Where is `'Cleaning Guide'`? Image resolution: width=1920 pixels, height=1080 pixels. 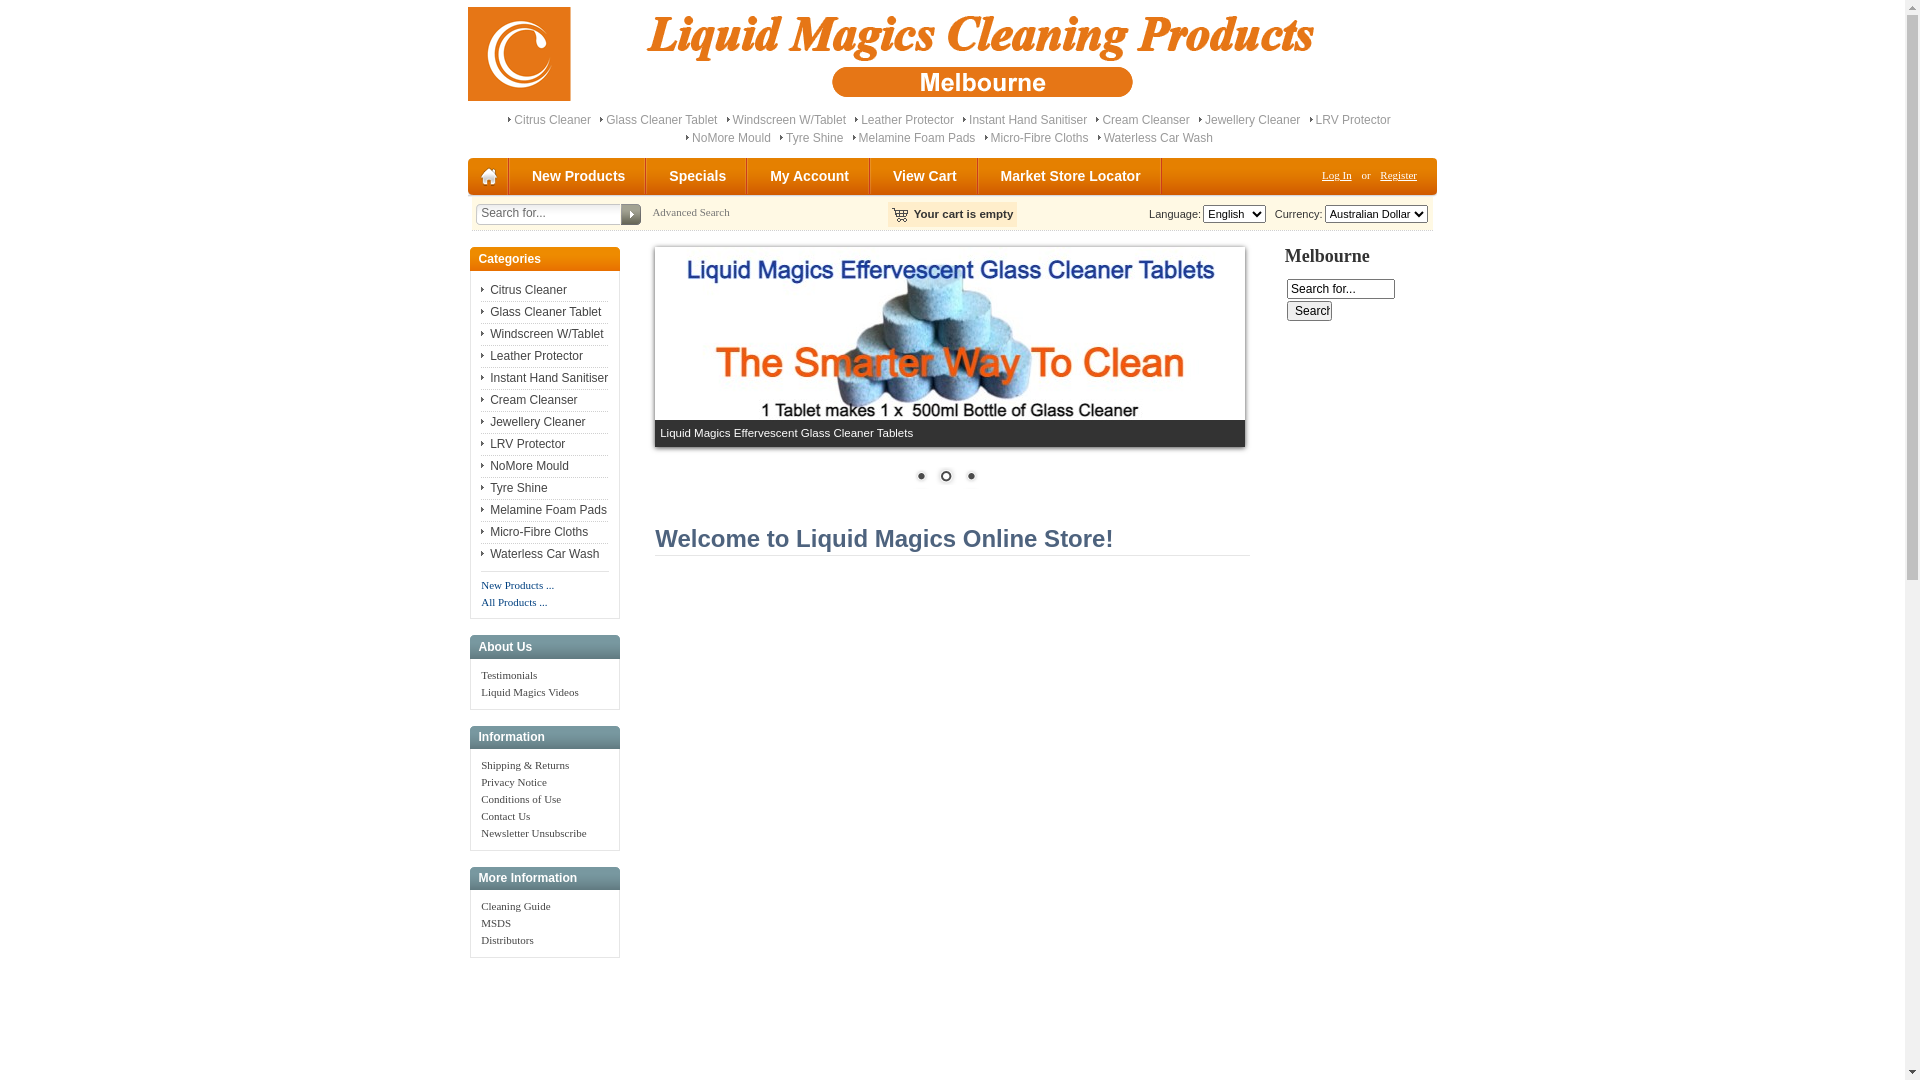 'Cleaning Guide' is located at coordinates (515, 906).